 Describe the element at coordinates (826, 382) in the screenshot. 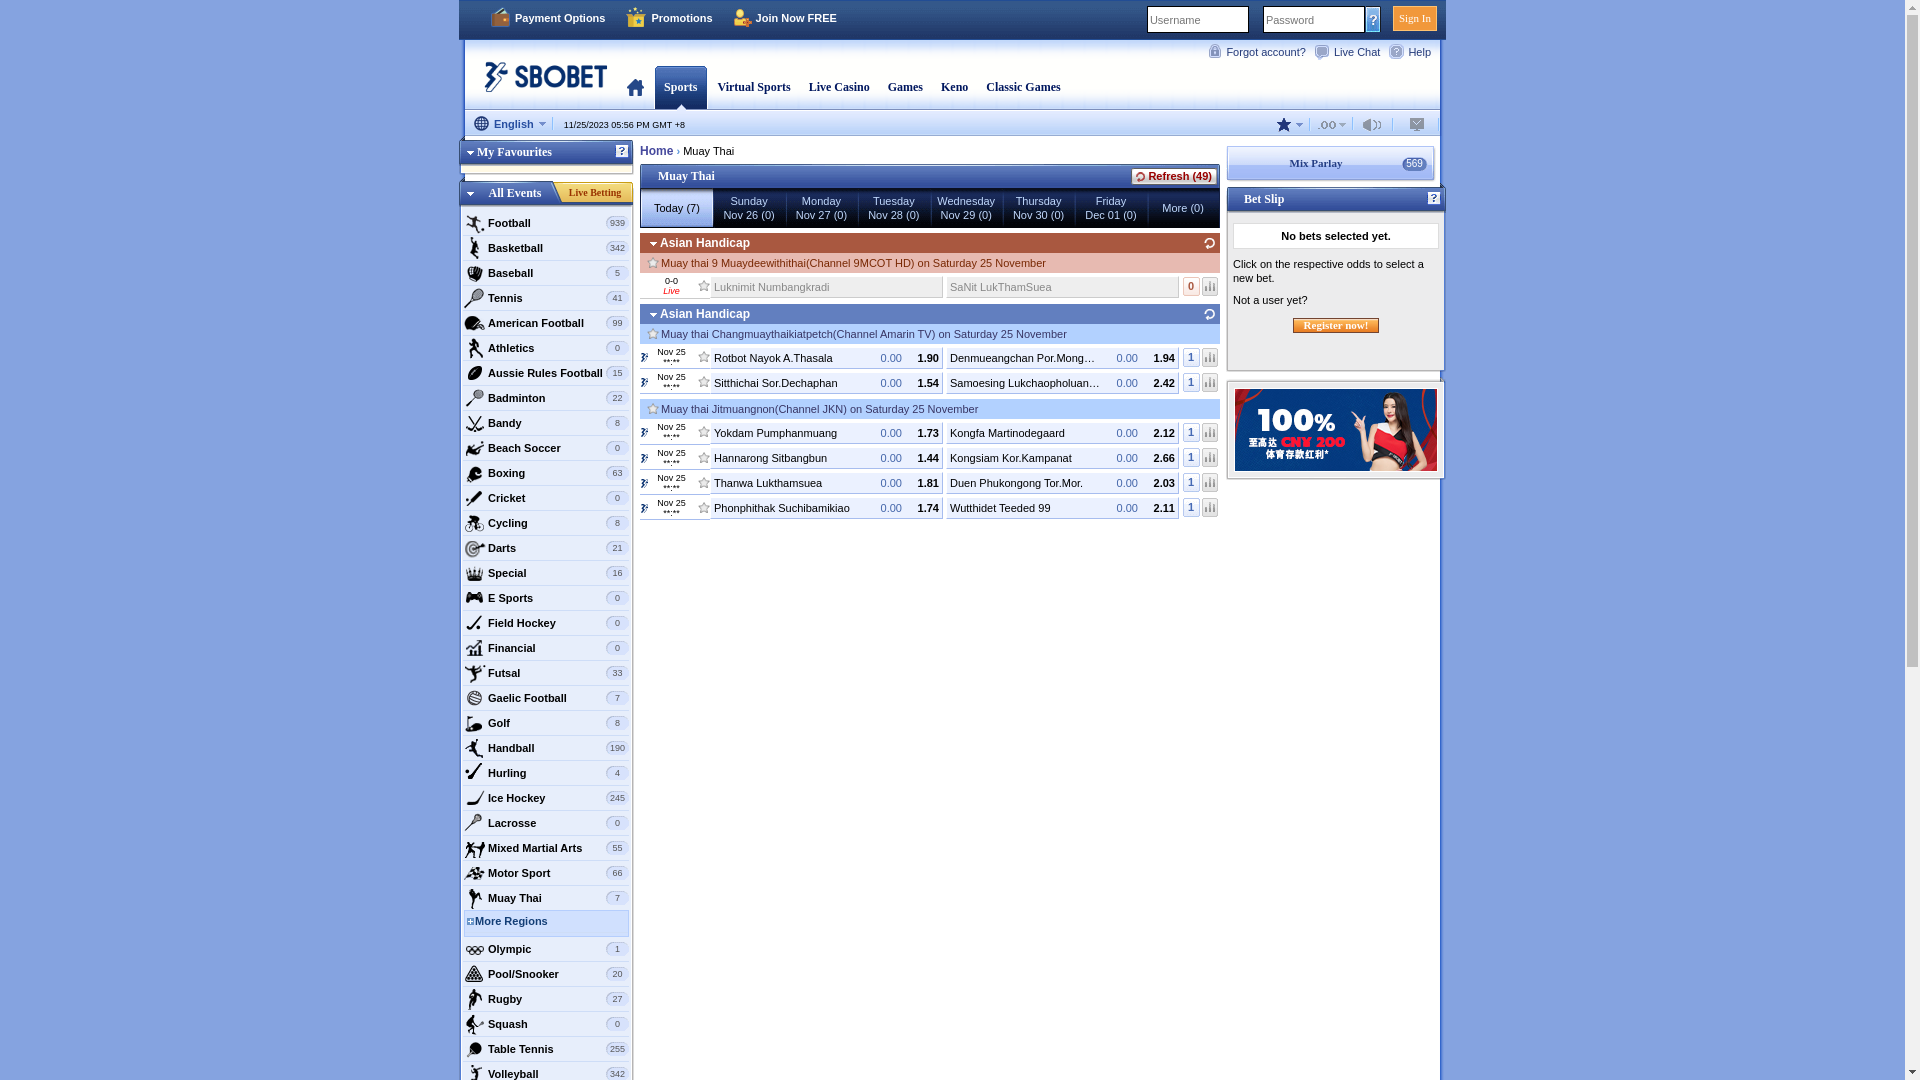

I see `'1.54` at that location.